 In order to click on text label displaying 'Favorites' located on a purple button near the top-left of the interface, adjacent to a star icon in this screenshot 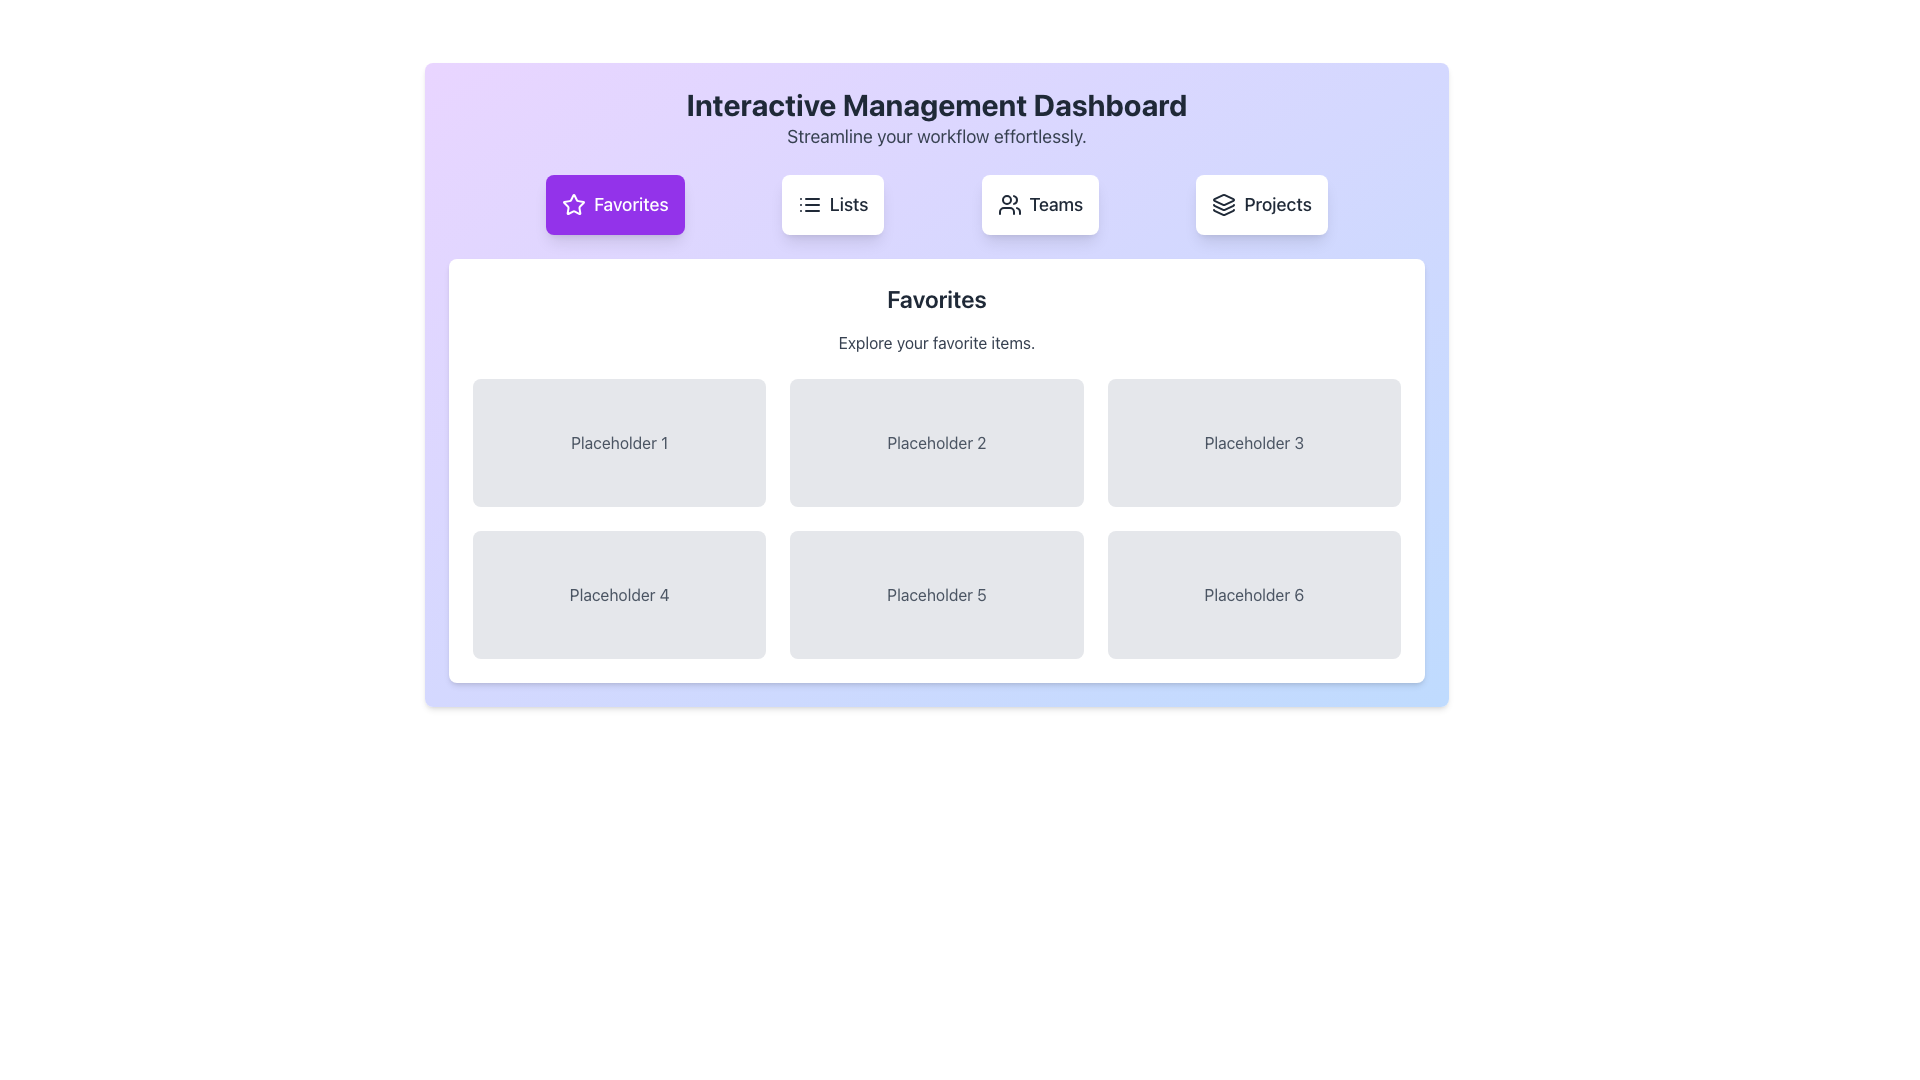, I will do `click(630, 204)`.